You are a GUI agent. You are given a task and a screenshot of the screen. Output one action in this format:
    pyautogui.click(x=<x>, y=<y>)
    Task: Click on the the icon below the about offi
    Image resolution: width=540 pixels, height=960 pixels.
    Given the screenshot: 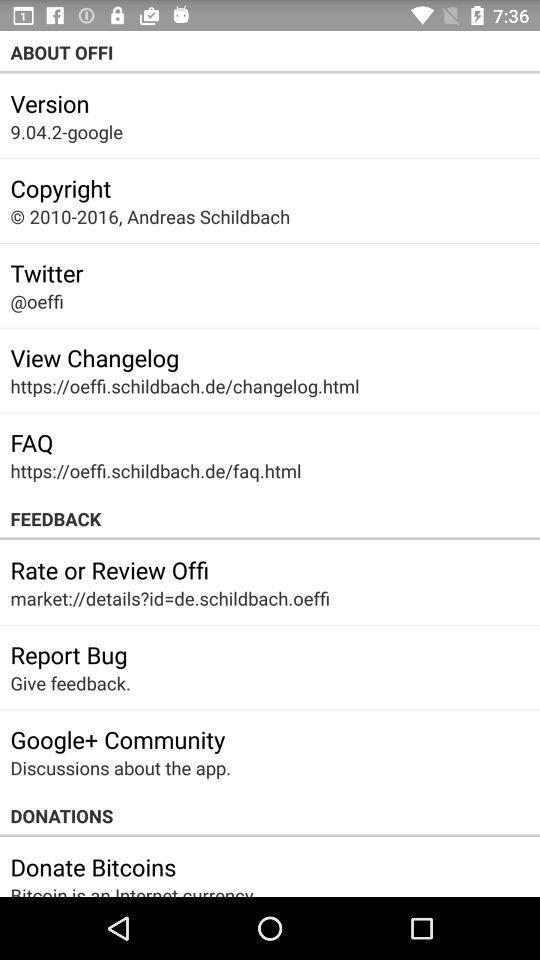 What is the action you would take?
    pyautogui.click(x=50, y=103)
    